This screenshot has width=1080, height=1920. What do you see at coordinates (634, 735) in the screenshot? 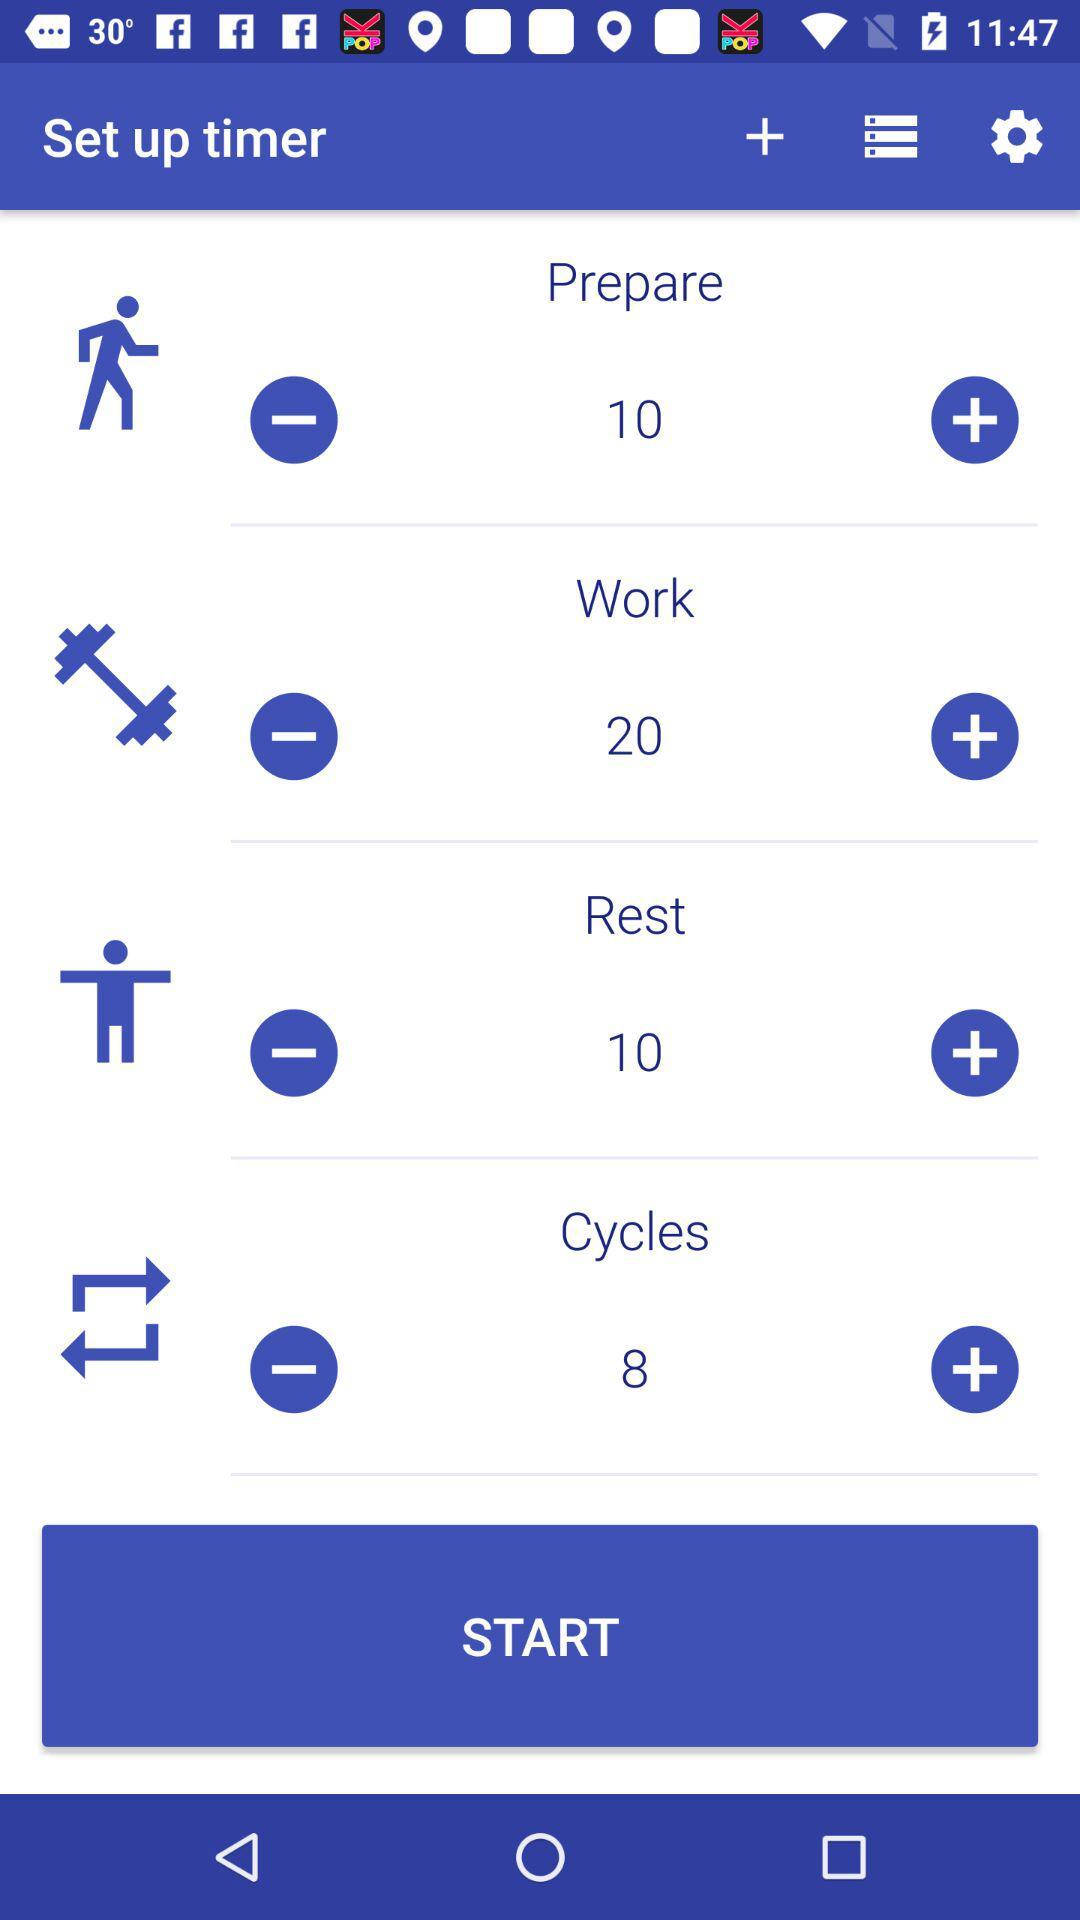
I see `20 icon` at bounding box center [634, 735].